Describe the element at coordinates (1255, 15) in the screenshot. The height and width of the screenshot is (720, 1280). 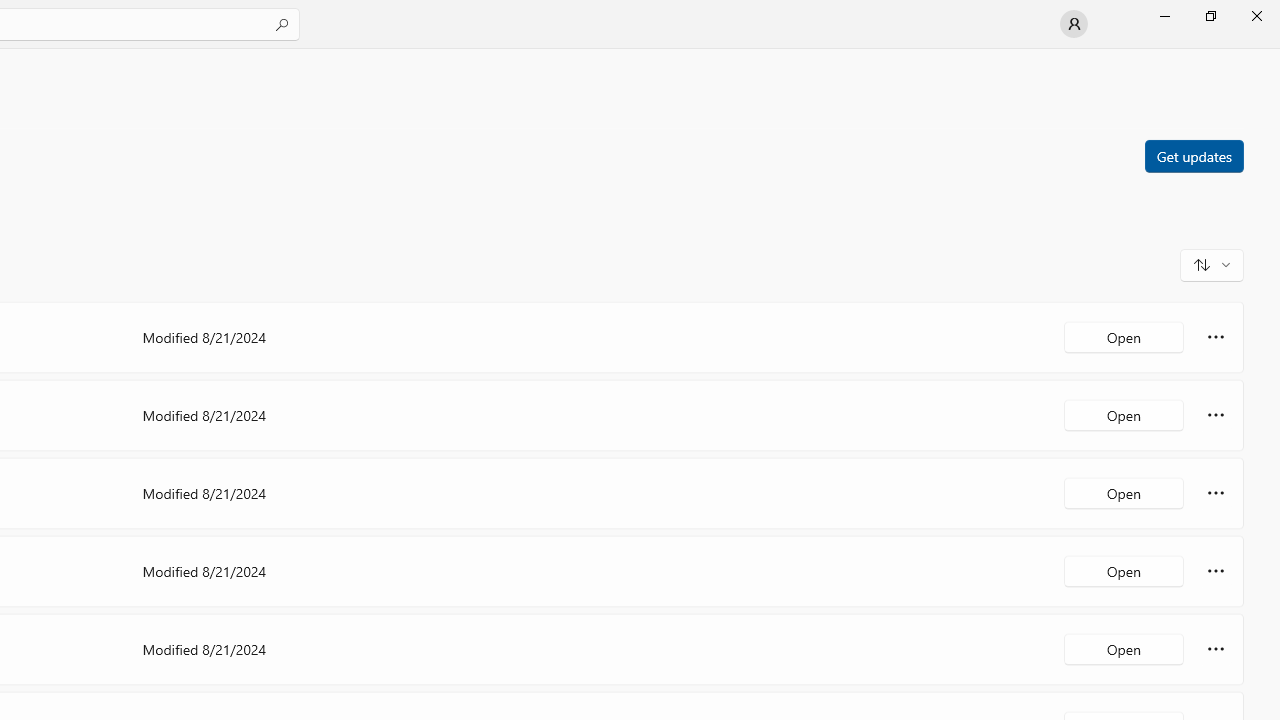
I see `'Close Microsoft Store'` at that location.